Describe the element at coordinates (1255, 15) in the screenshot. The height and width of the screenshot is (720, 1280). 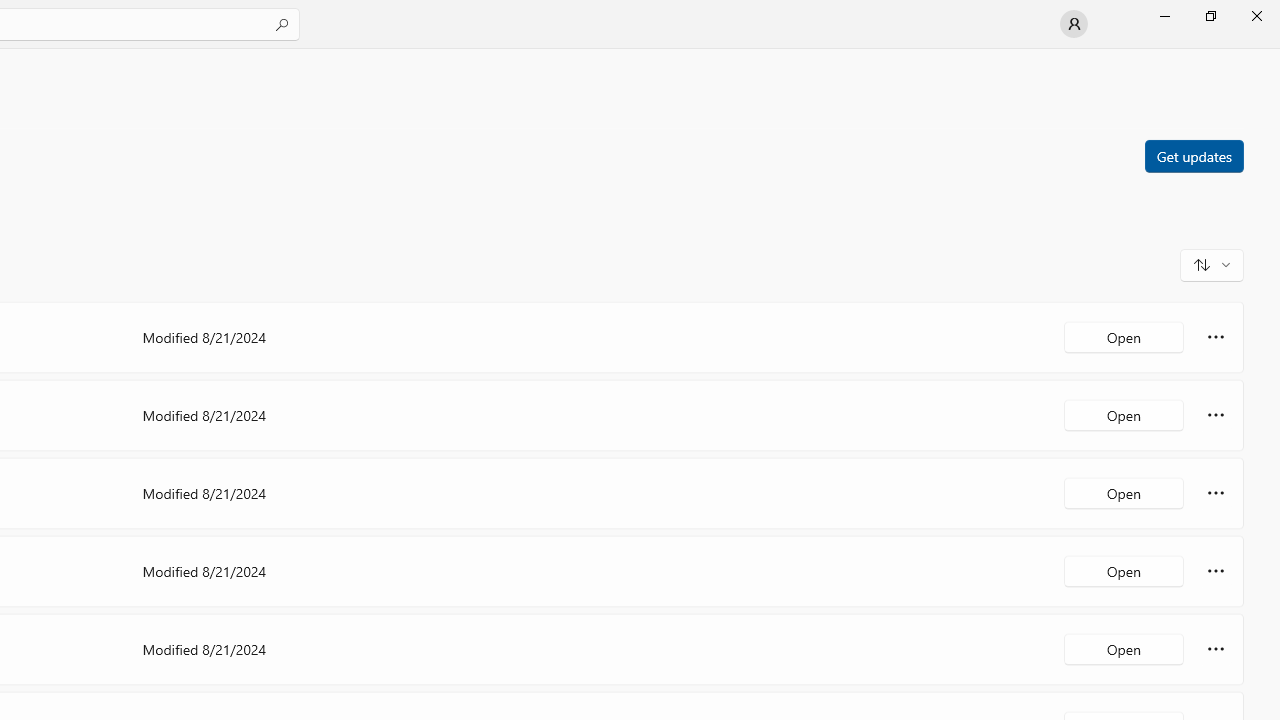
I see `'Close Microsoft Store'` at that location.